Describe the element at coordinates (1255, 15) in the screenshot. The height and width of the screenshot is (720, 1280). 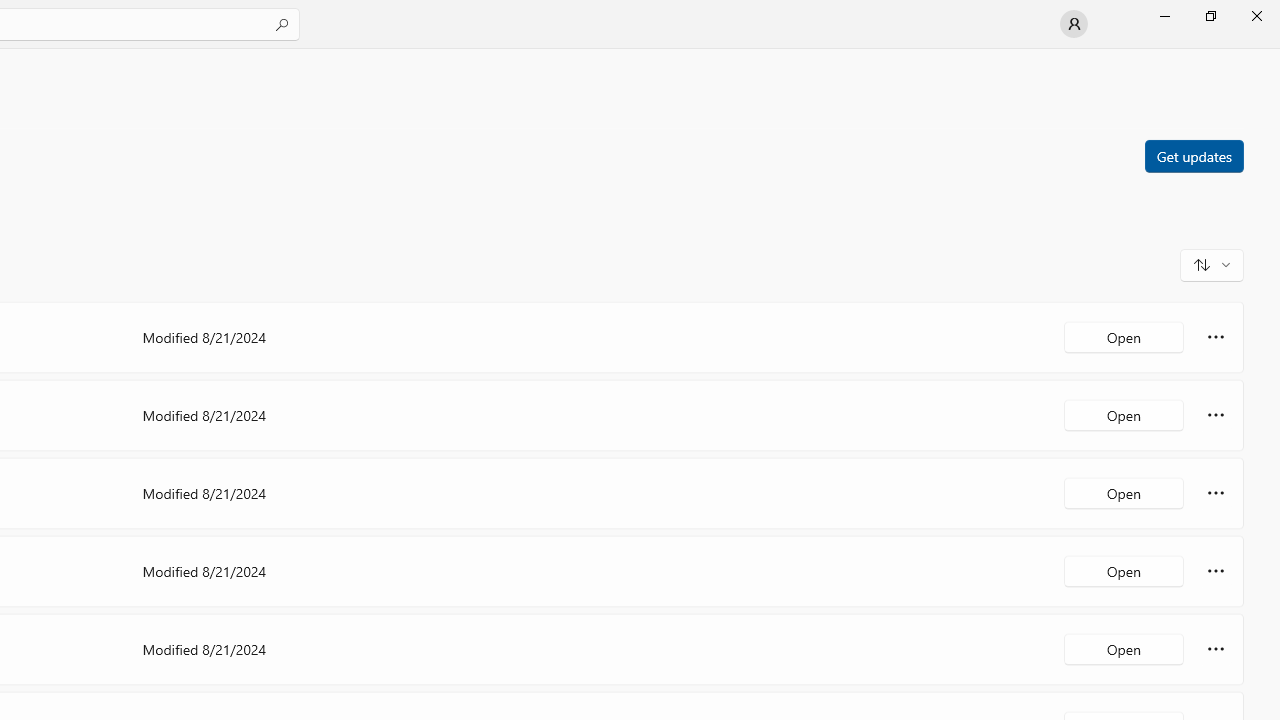
I see `'Close Microsoft Store'` at that location.